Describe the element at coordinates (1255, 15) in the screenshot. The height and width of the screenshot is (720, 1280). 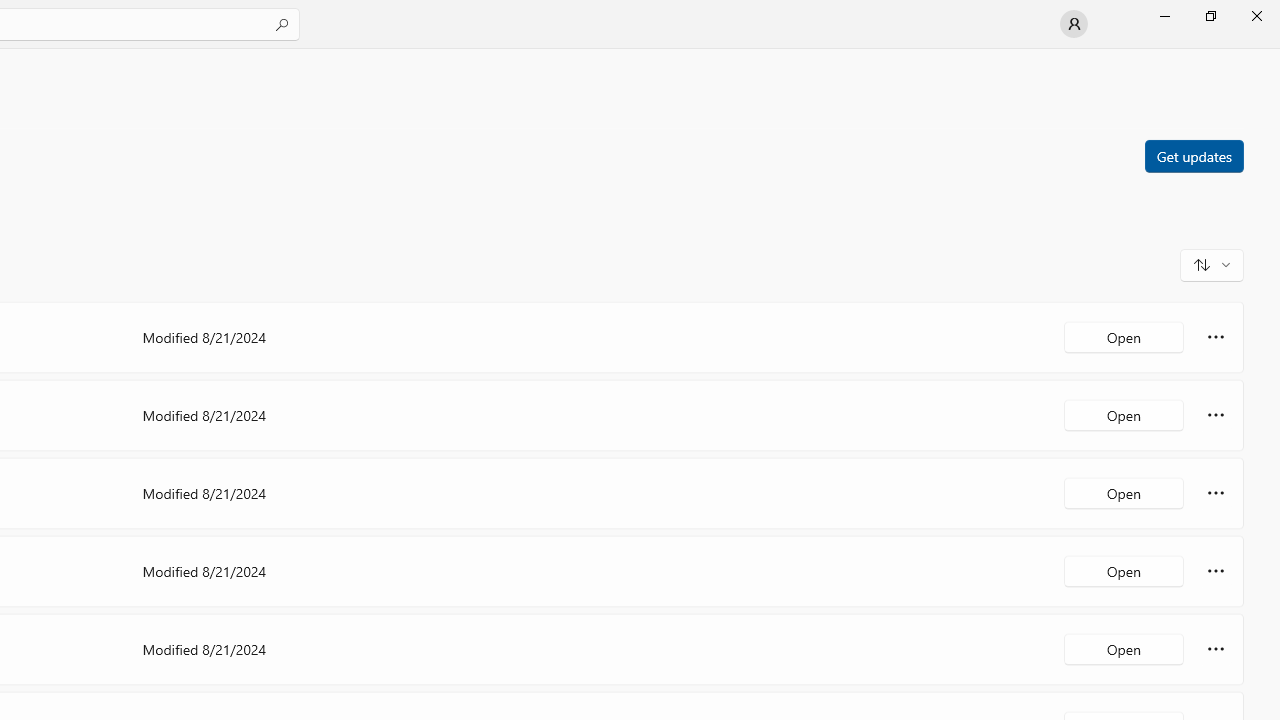
I see `'Close Microsoft Store'` at that location.